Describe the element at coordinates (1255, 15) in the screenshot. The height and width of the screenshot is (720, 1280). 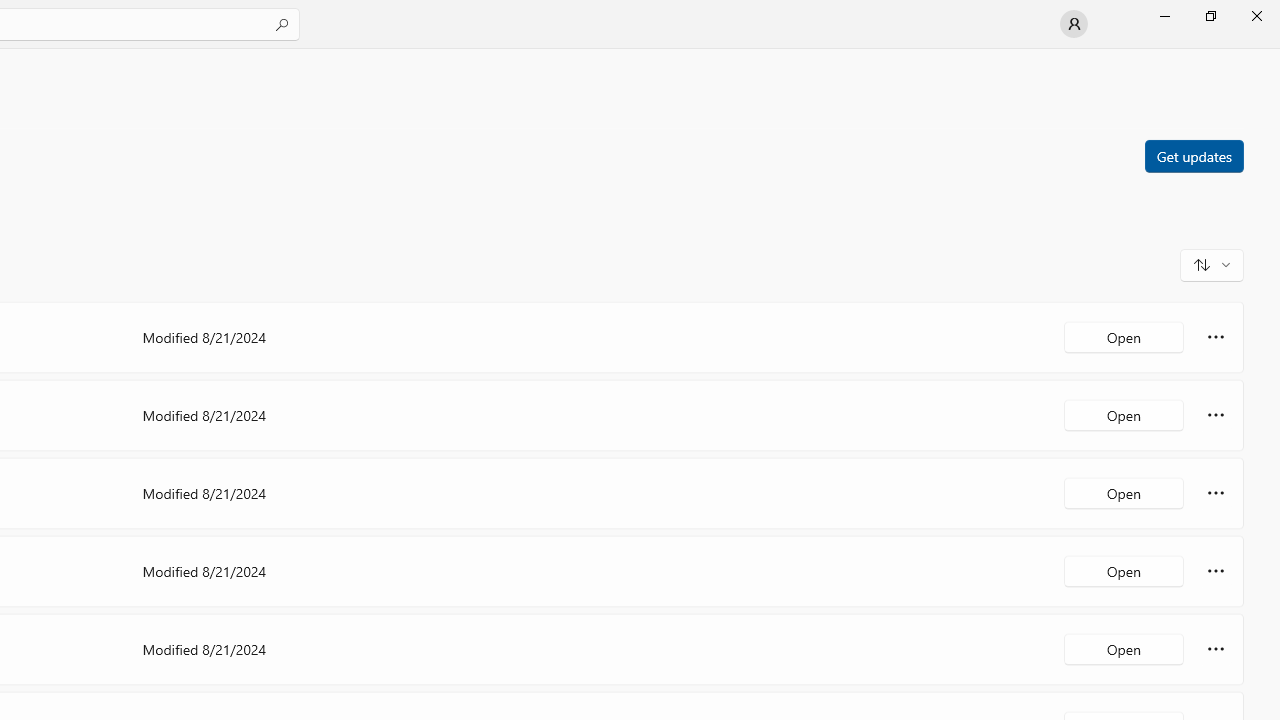
I see `'Close Microsoft Store'` at that location.